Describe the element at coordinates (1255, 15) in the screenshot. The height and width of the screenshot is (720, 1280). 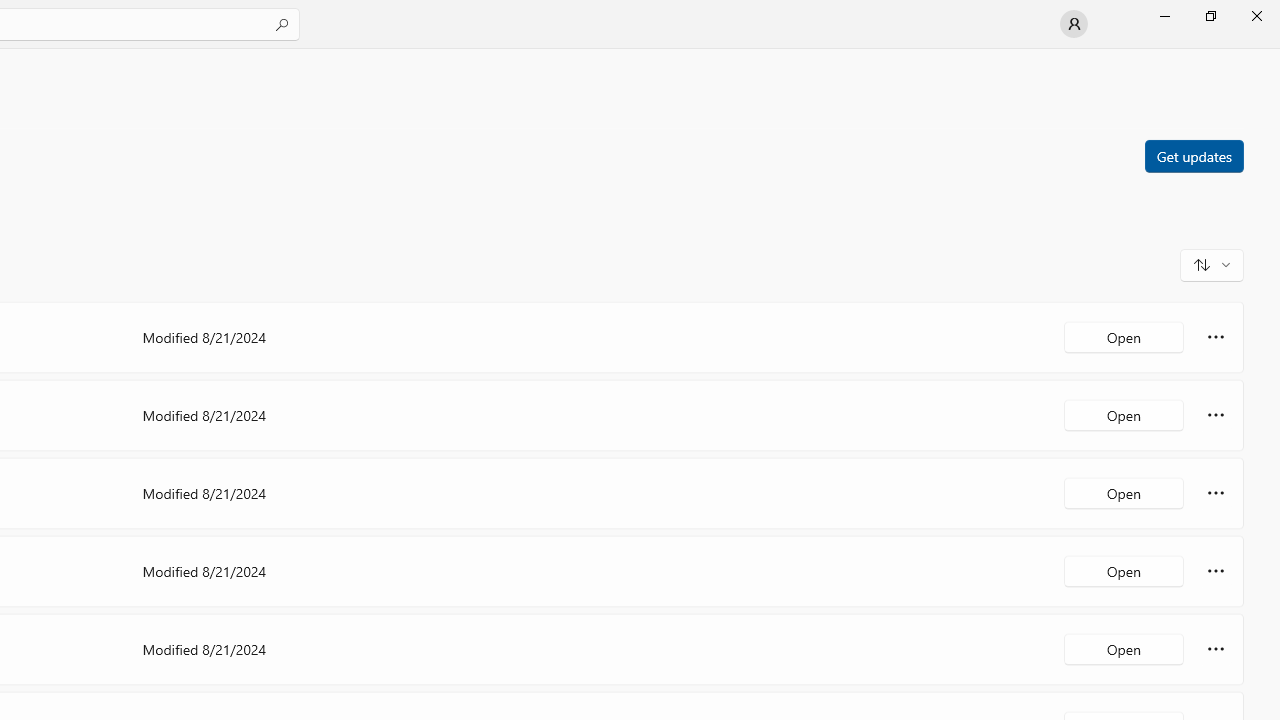
I see `'Close Microsoft Store'` at that location.